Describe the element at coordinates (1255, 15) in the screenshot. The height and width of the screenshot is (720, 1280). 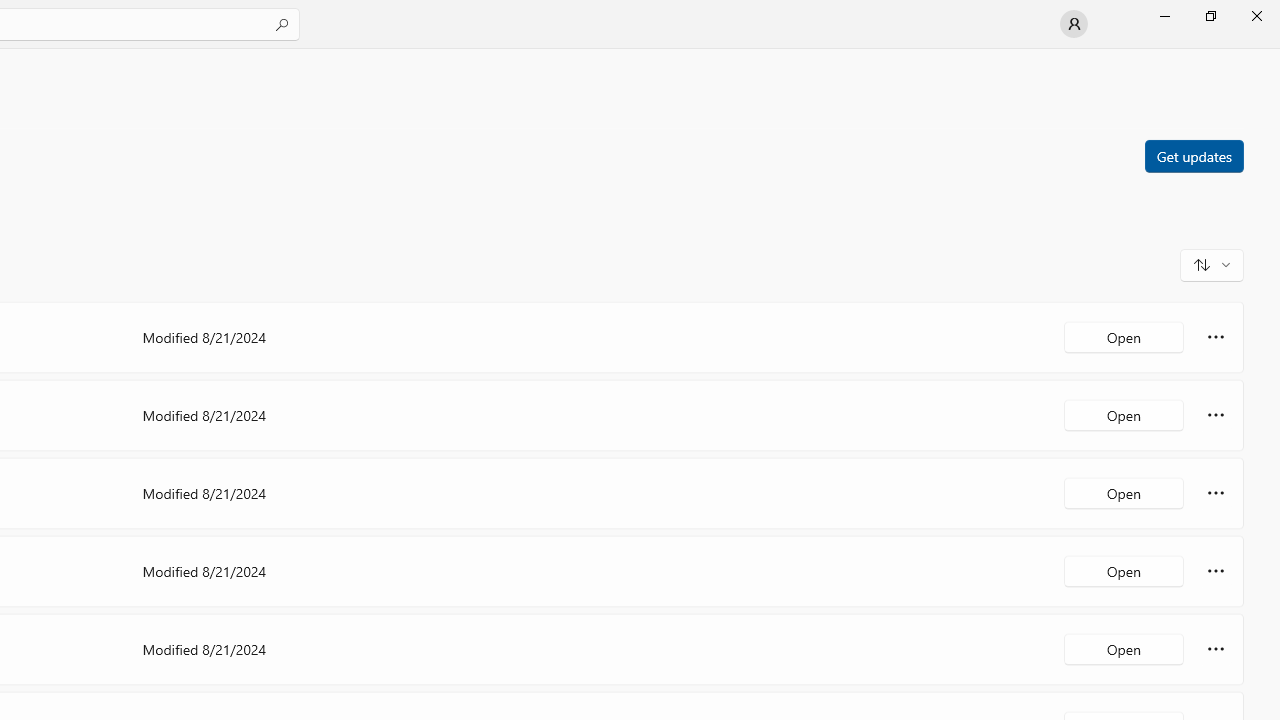
I see `'Close Microsoft Store'` at that location.